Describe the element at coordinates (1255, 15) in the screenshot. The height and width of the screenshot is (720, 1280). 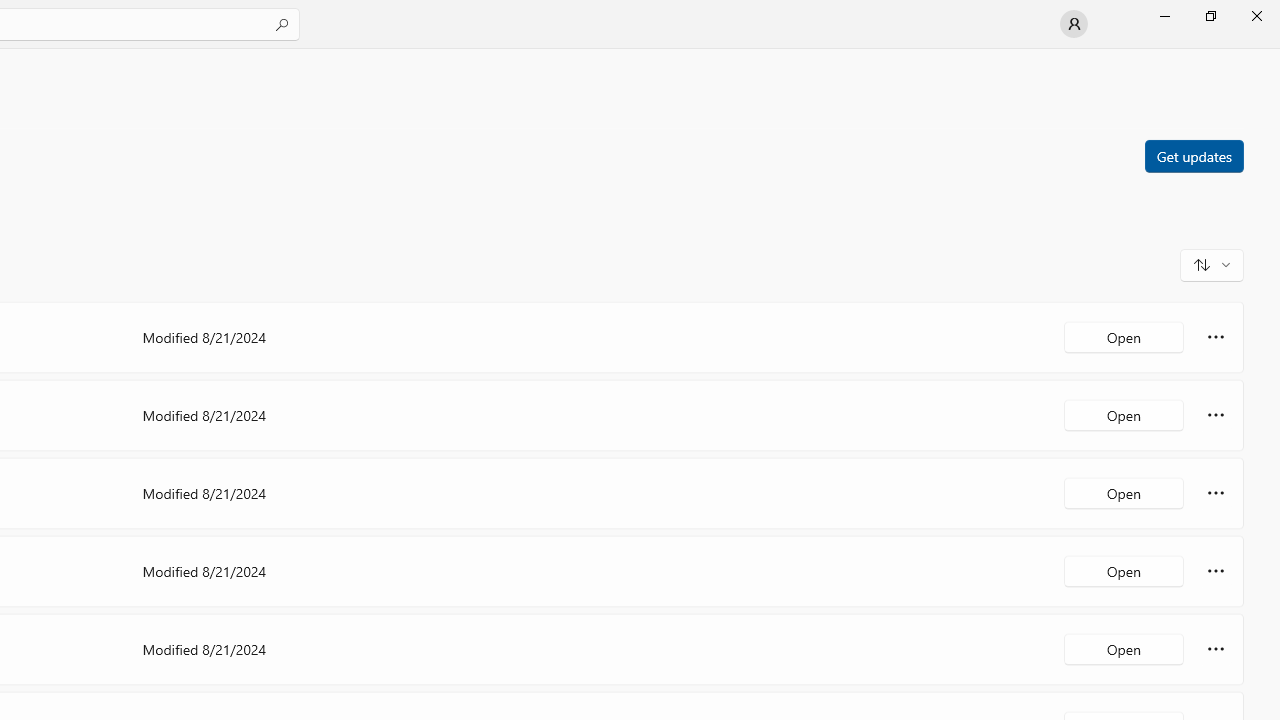
I see `'Close Microsoft Store'` at that location.